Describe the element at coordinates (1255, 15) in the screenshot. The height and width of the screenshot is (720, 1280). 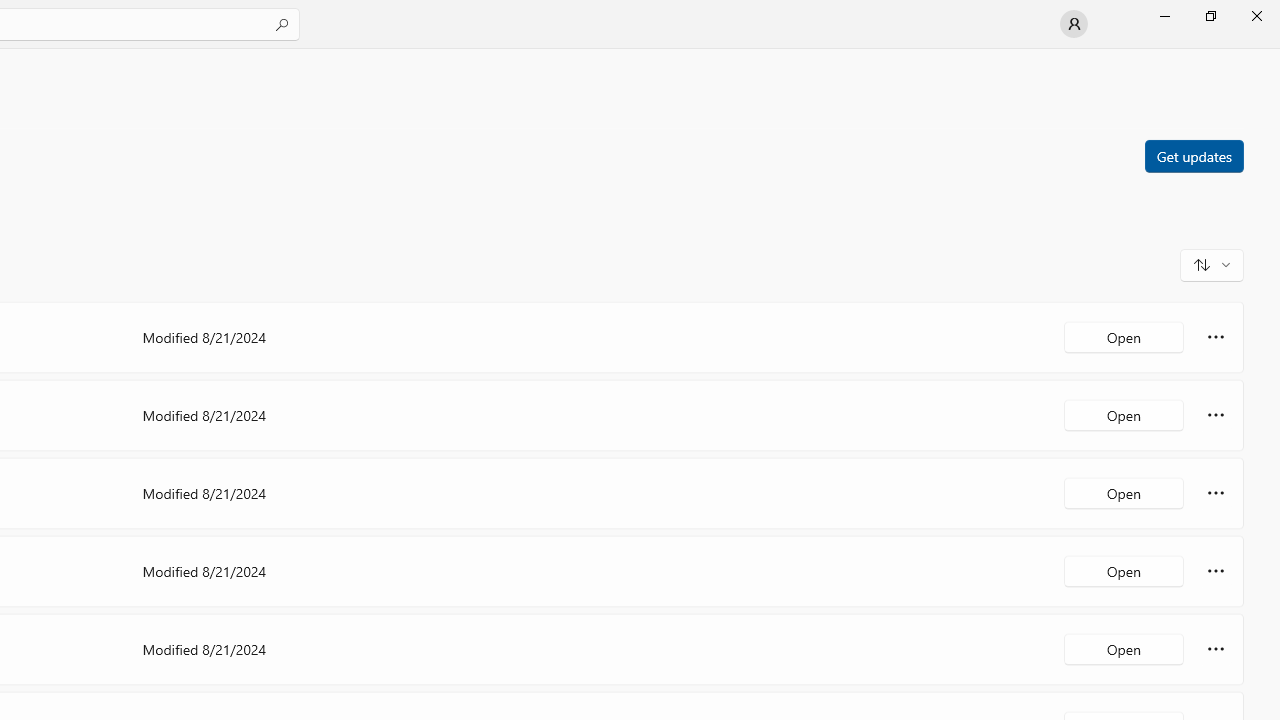
I see `'Close Microsoft Store'` at that location.